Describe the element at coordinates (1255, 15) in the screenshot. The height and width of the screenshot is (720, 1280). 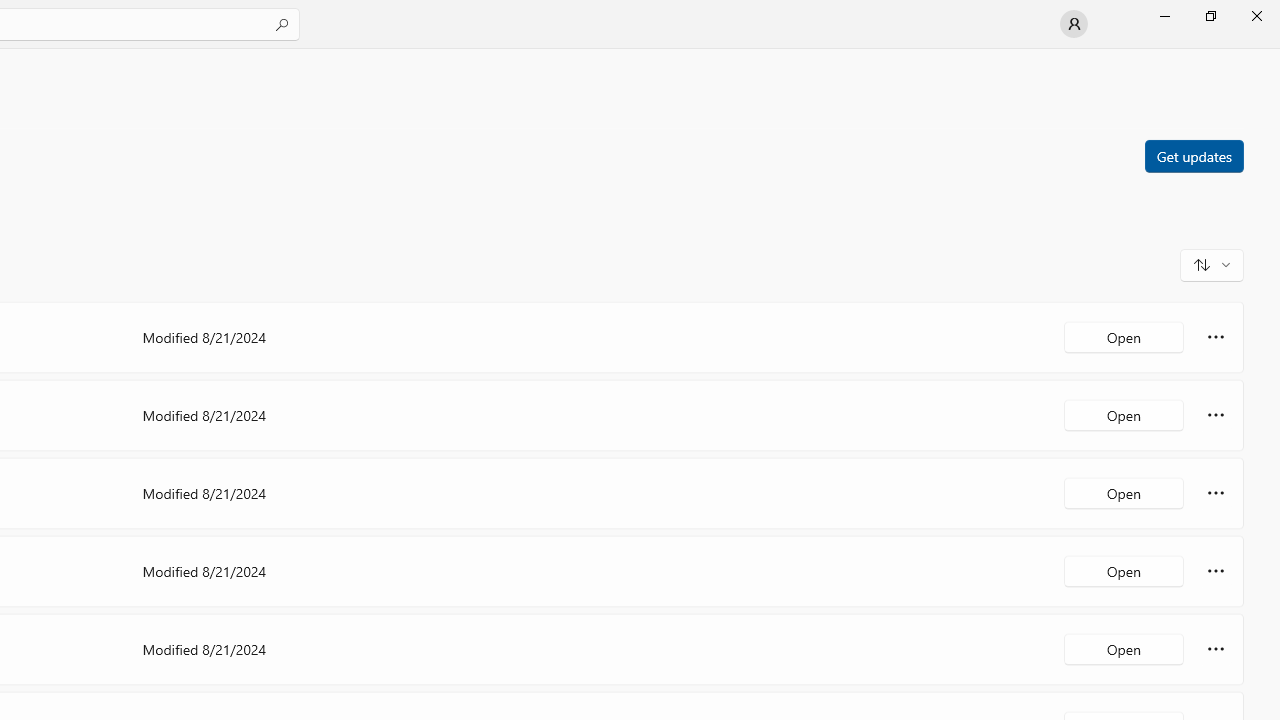
I see `'Close Microsoft Store'` at that location.